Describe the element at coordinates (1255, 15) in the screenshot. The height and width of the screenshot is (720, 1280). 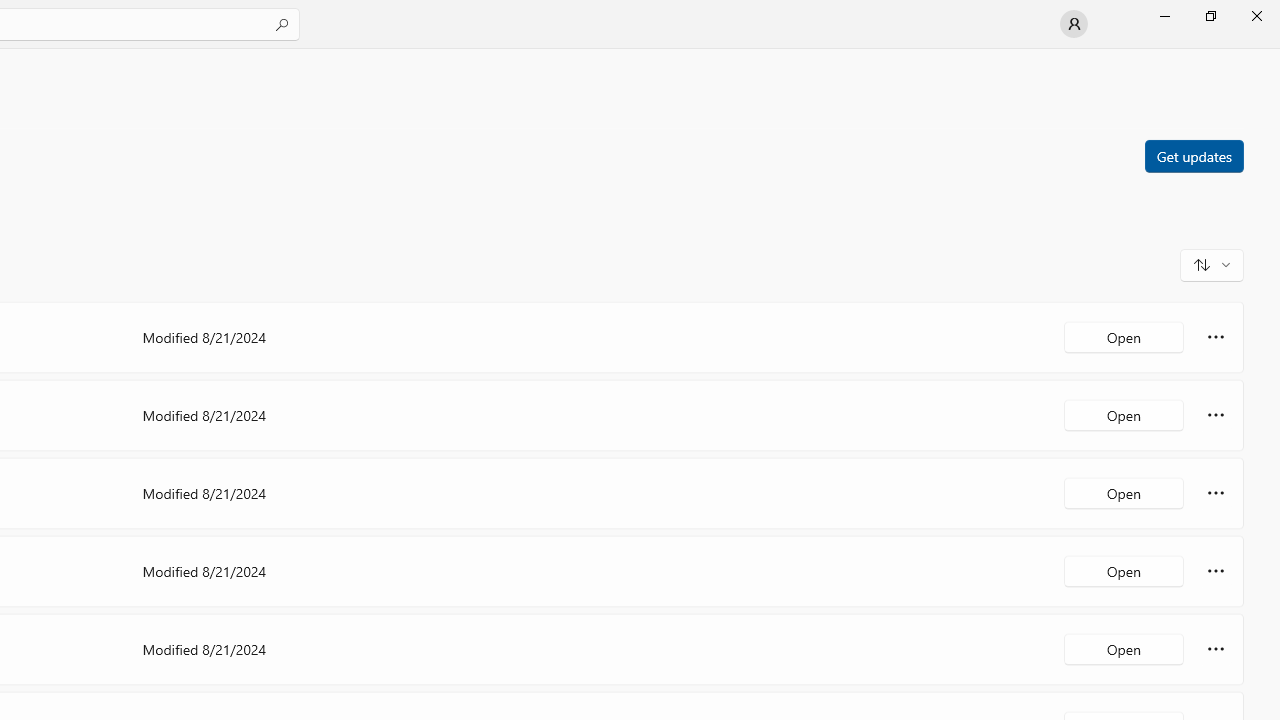
I see `'Close Microsoft Store'` at that location.